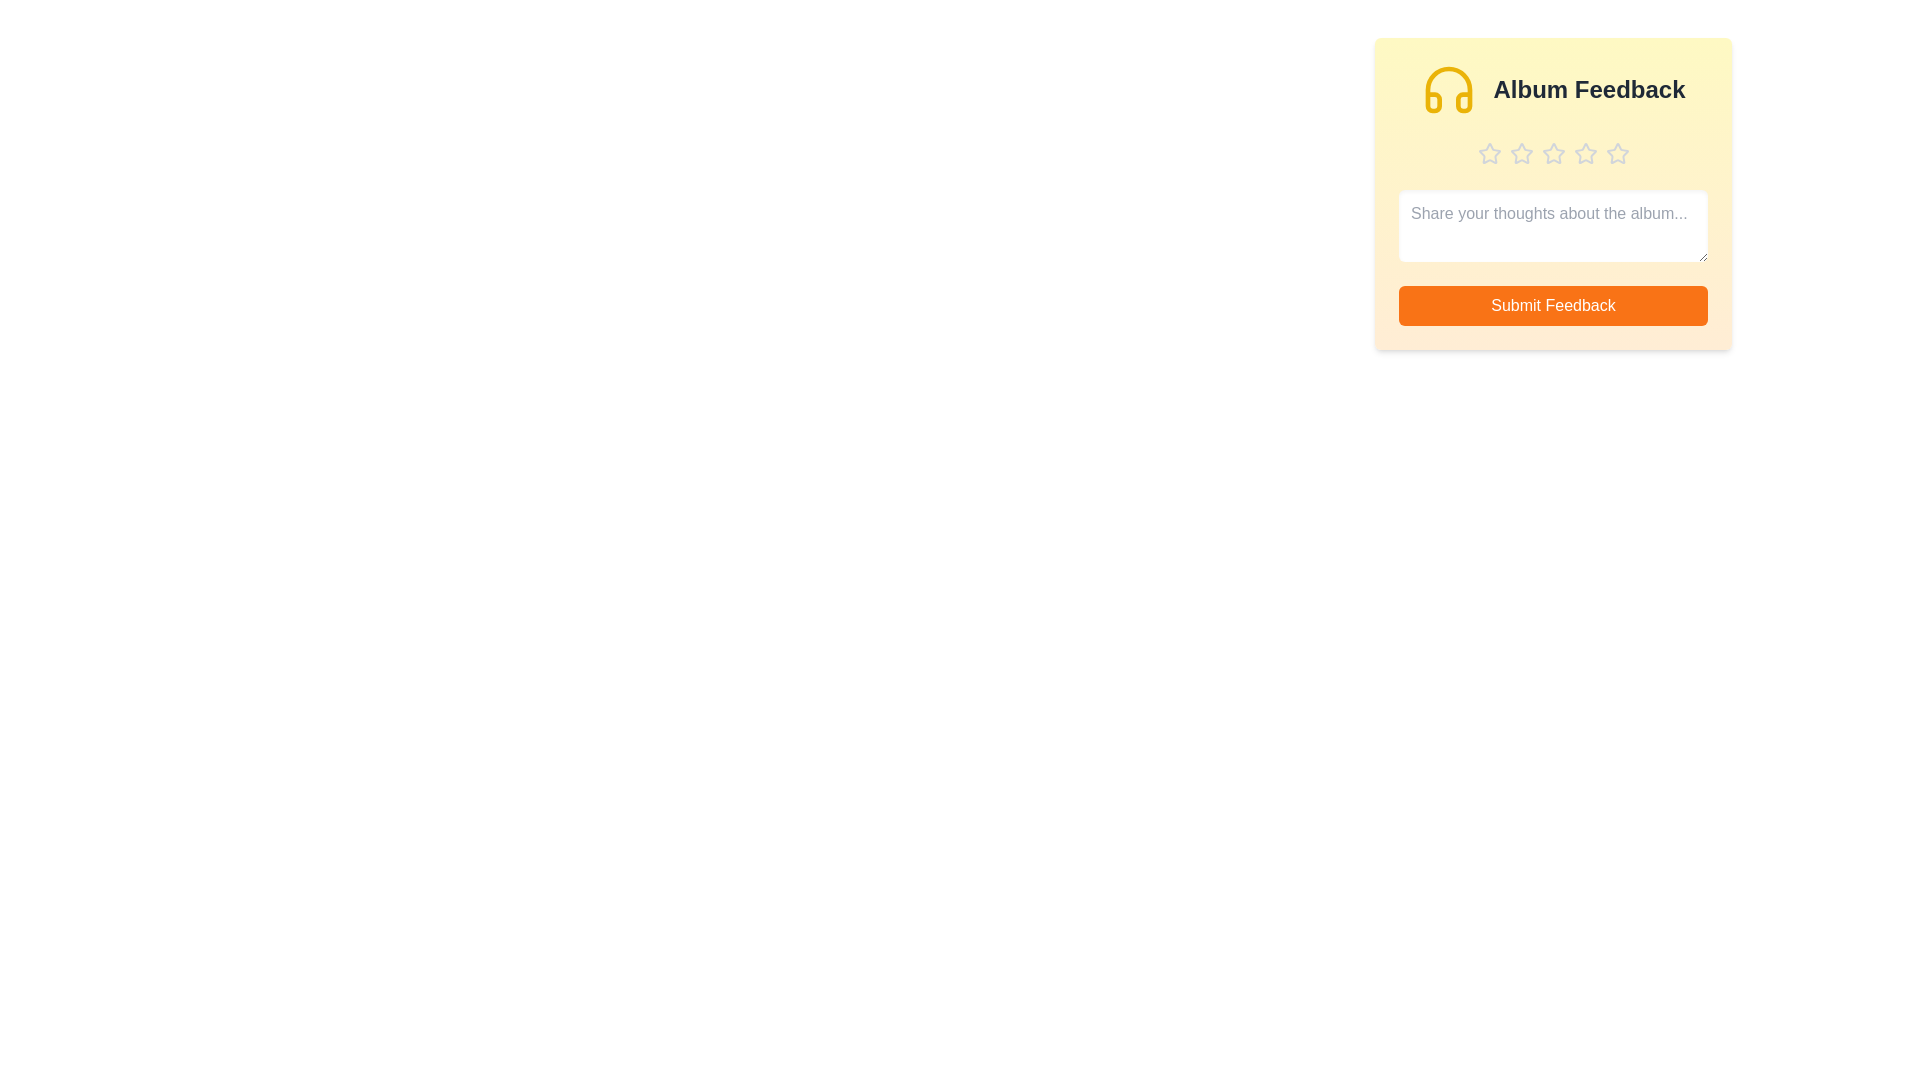 The height and width of the screenshot is (1080, 1920). I want to click on the album rating to 5 stars by clicking the corresponding star button, so click(1617, 153).